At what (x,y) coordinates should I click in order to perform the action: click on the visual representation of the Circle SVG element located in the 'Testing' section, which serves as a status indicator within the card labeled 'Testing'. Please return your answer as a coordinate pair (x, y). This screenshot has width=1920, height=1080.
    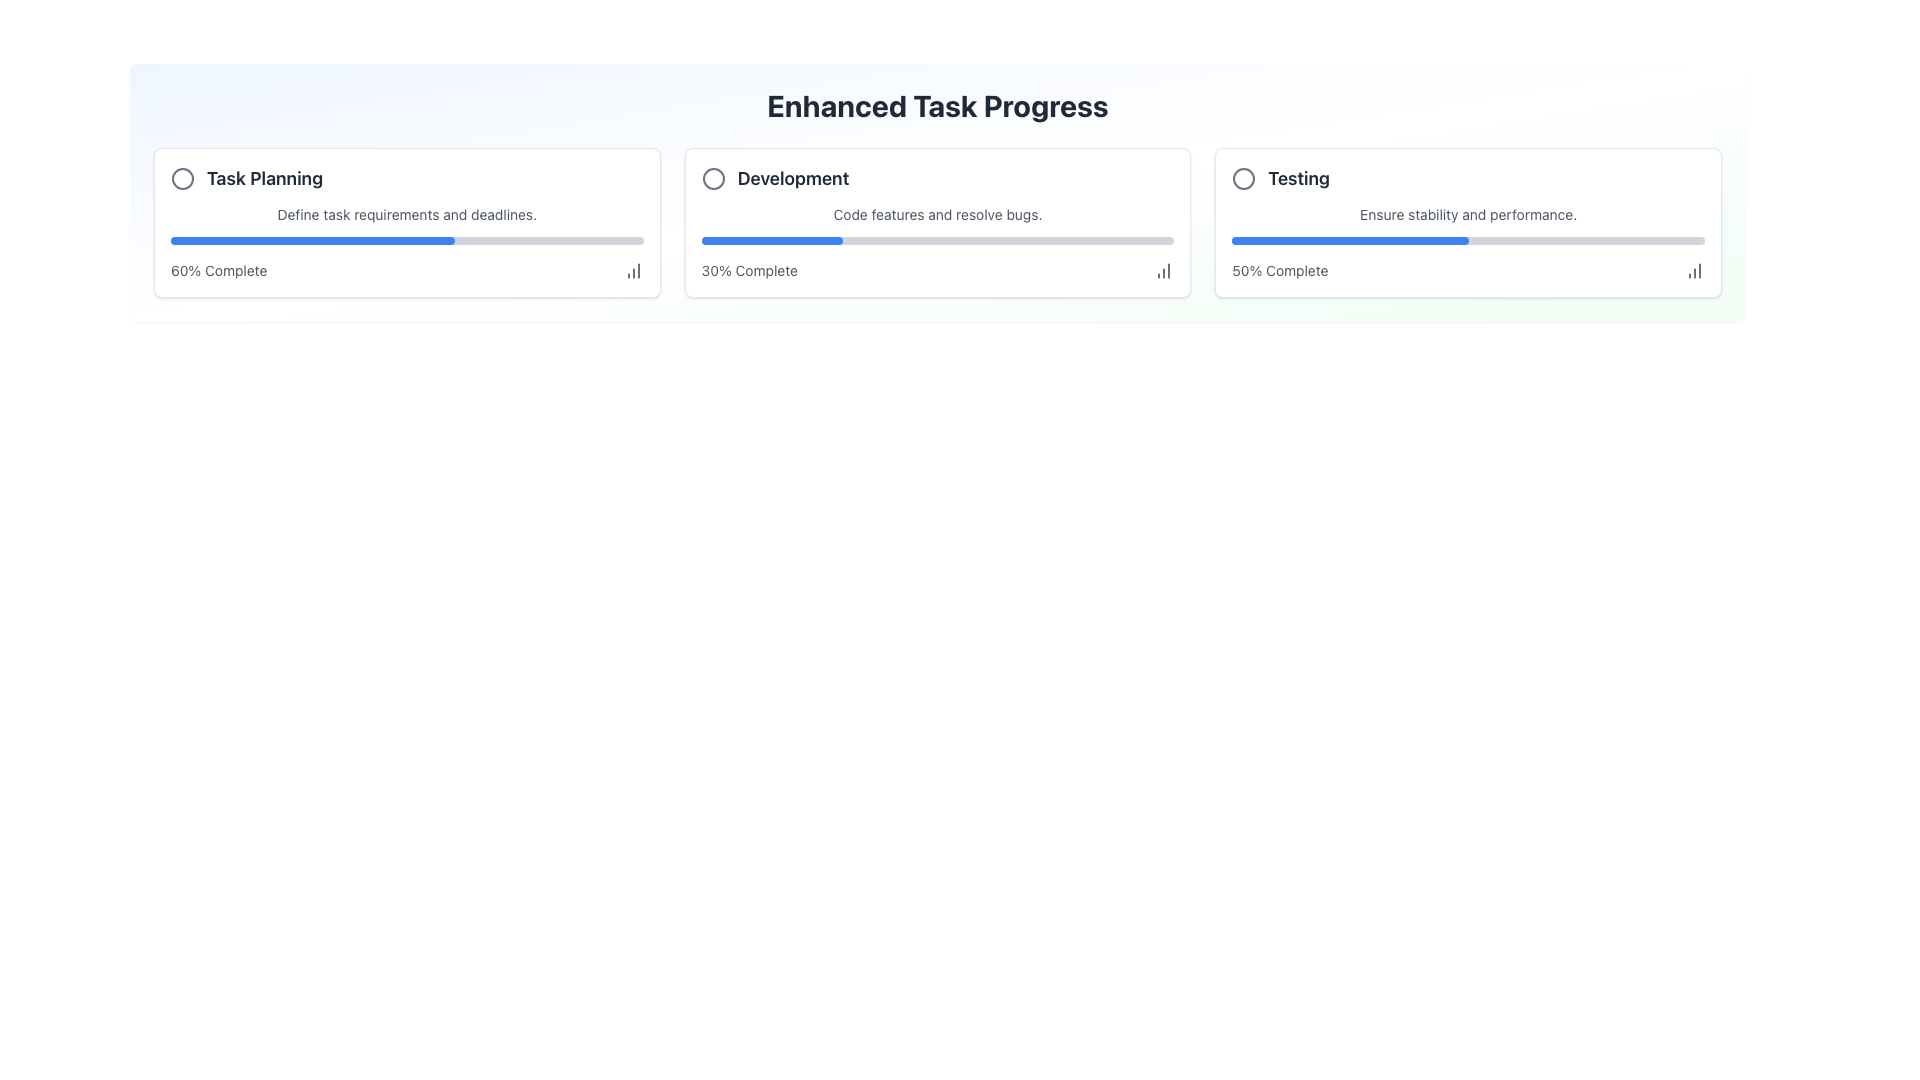
    Looking at the image, I should click on (1243, 177).